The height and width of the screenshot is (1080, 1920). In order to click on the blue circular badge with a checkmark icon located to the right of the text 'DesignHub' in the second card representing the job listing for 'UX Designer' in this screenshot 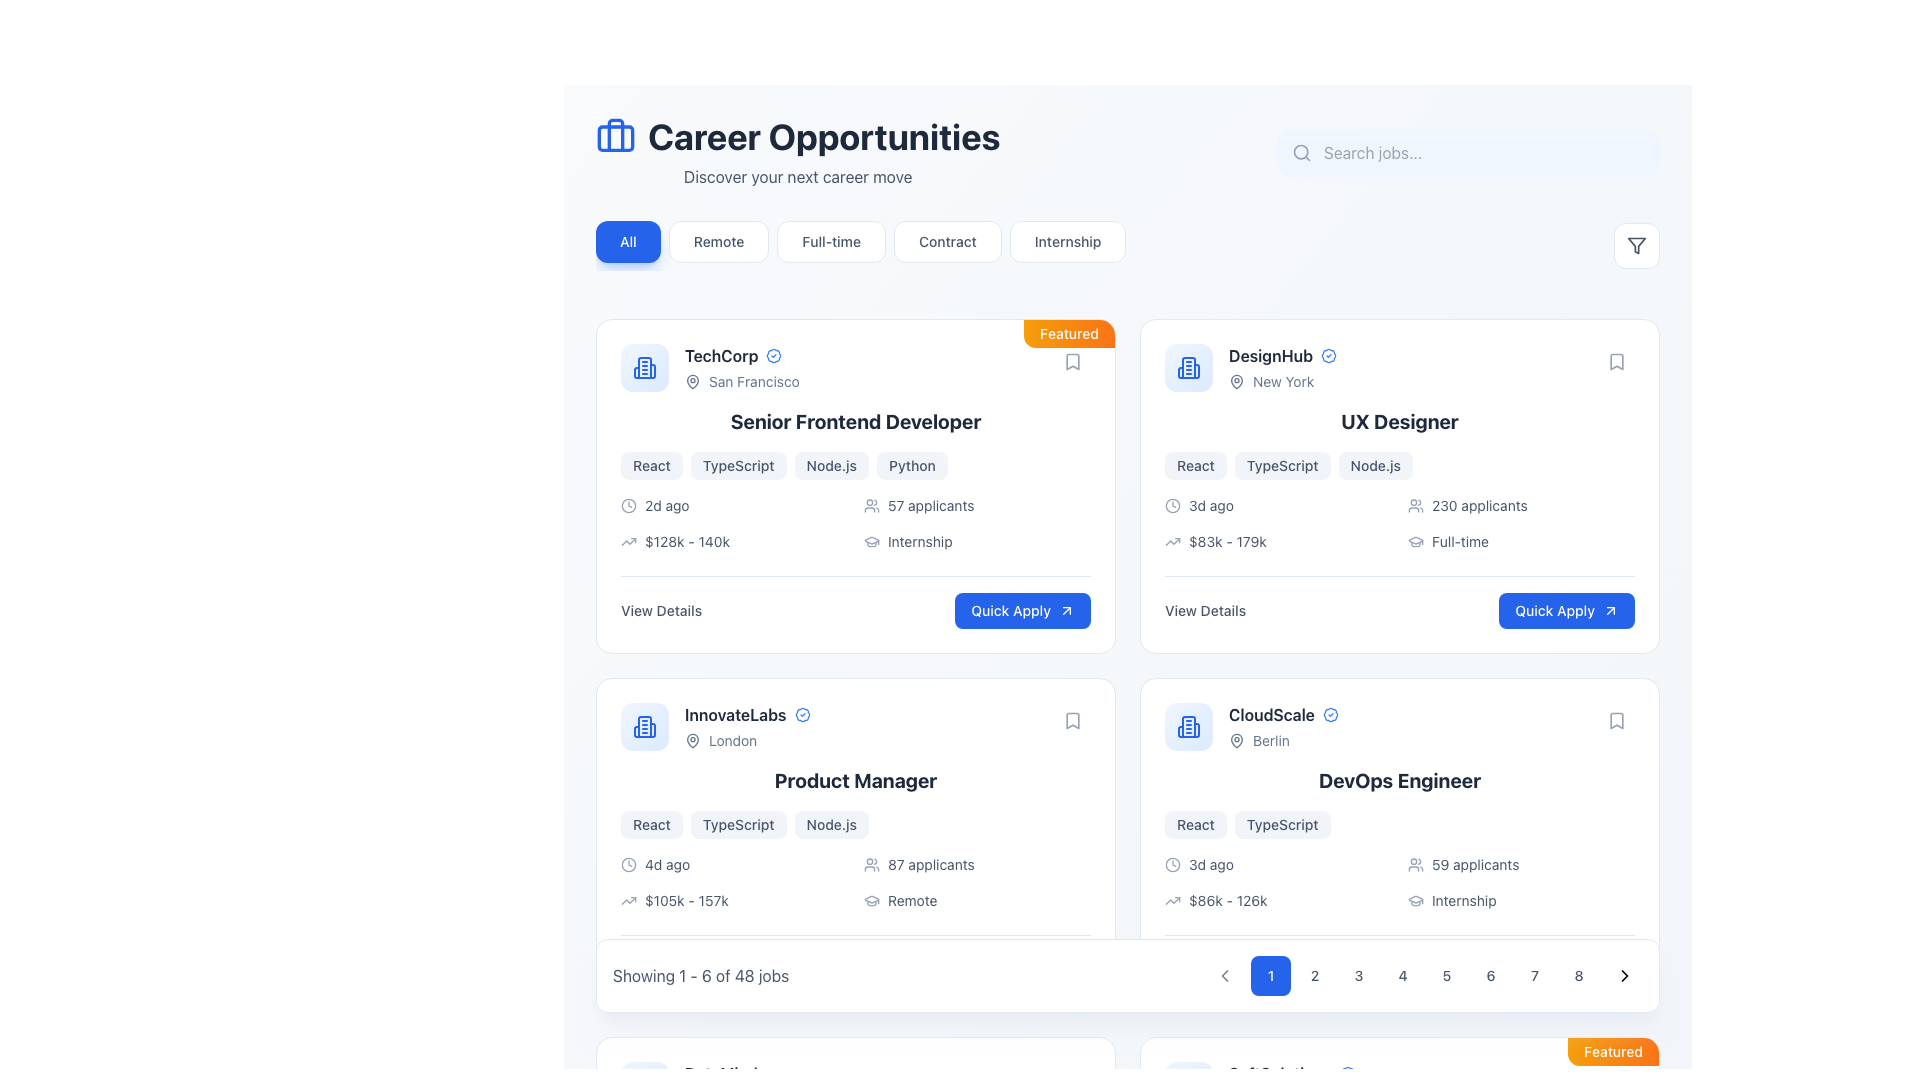, I will do `click(1329, 354)`.